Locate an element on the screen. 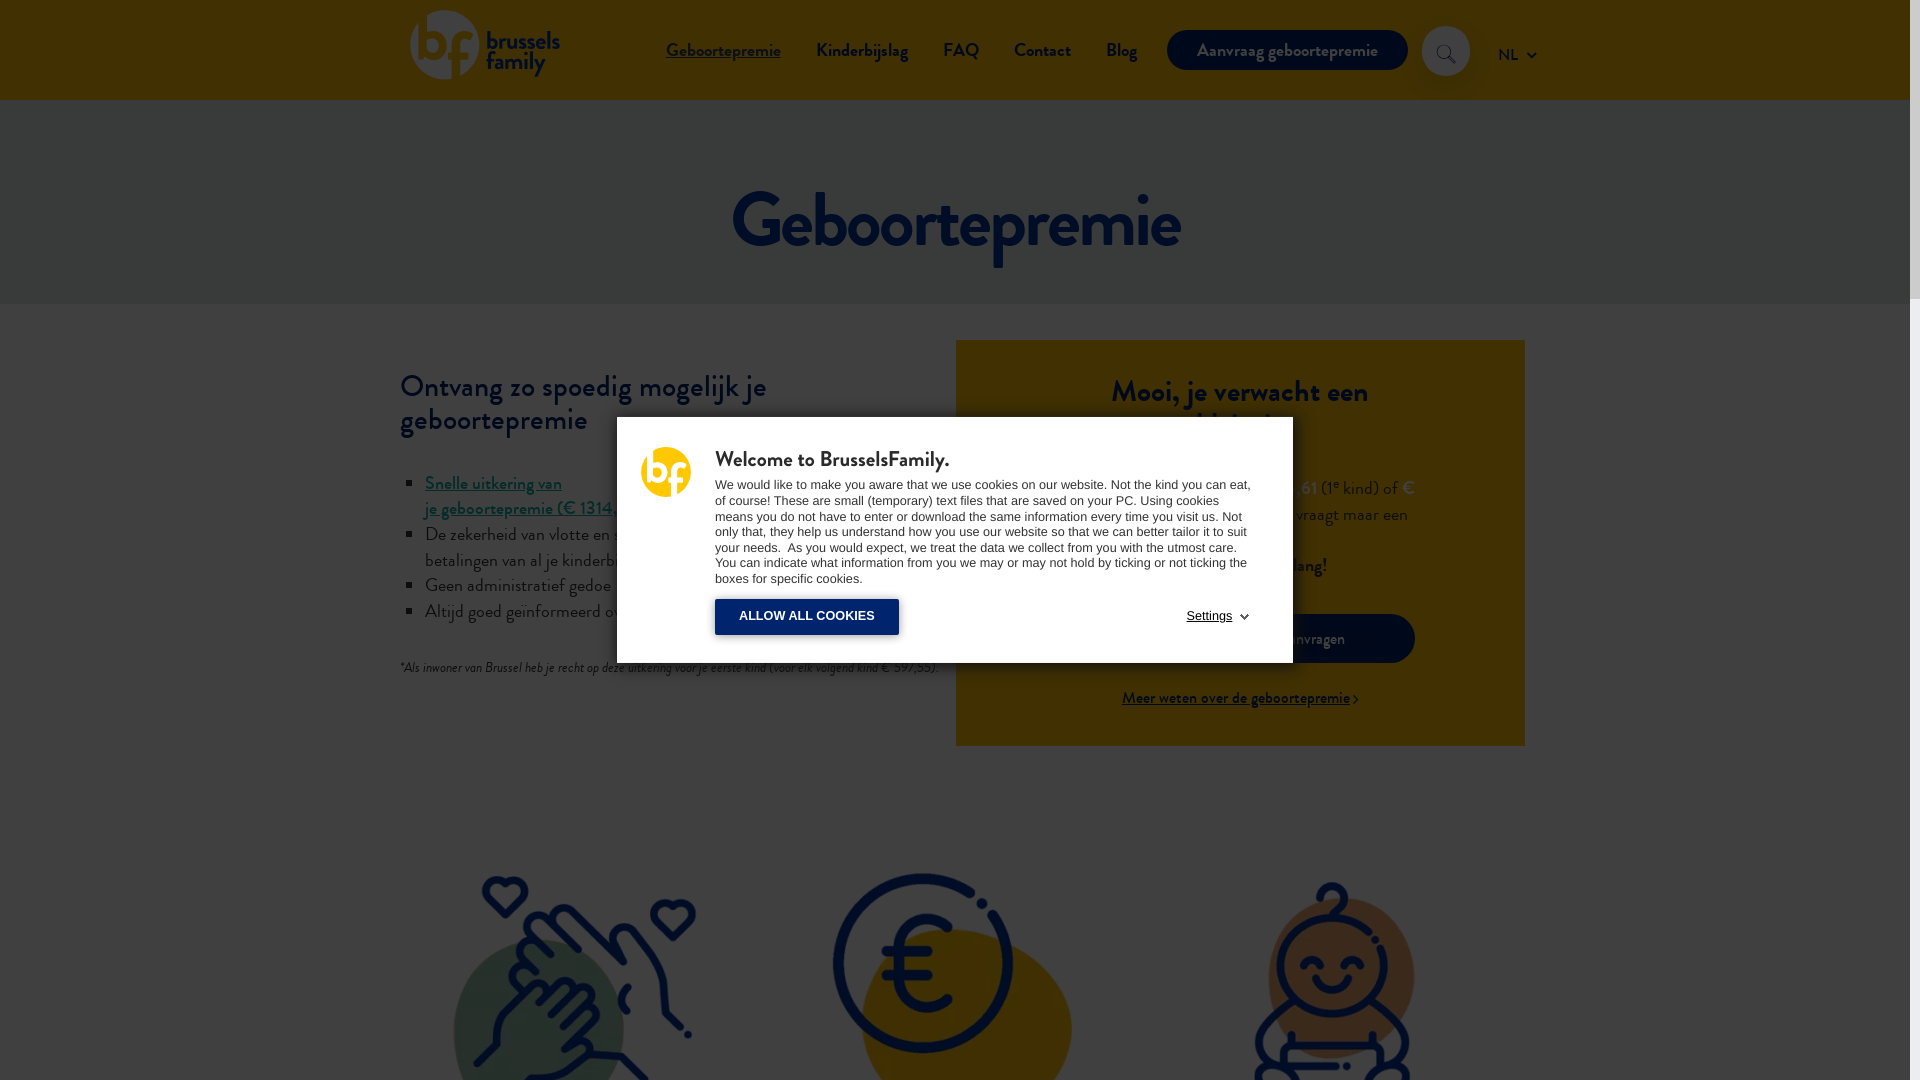  'Blog' is located at coordinates (1121, 49).